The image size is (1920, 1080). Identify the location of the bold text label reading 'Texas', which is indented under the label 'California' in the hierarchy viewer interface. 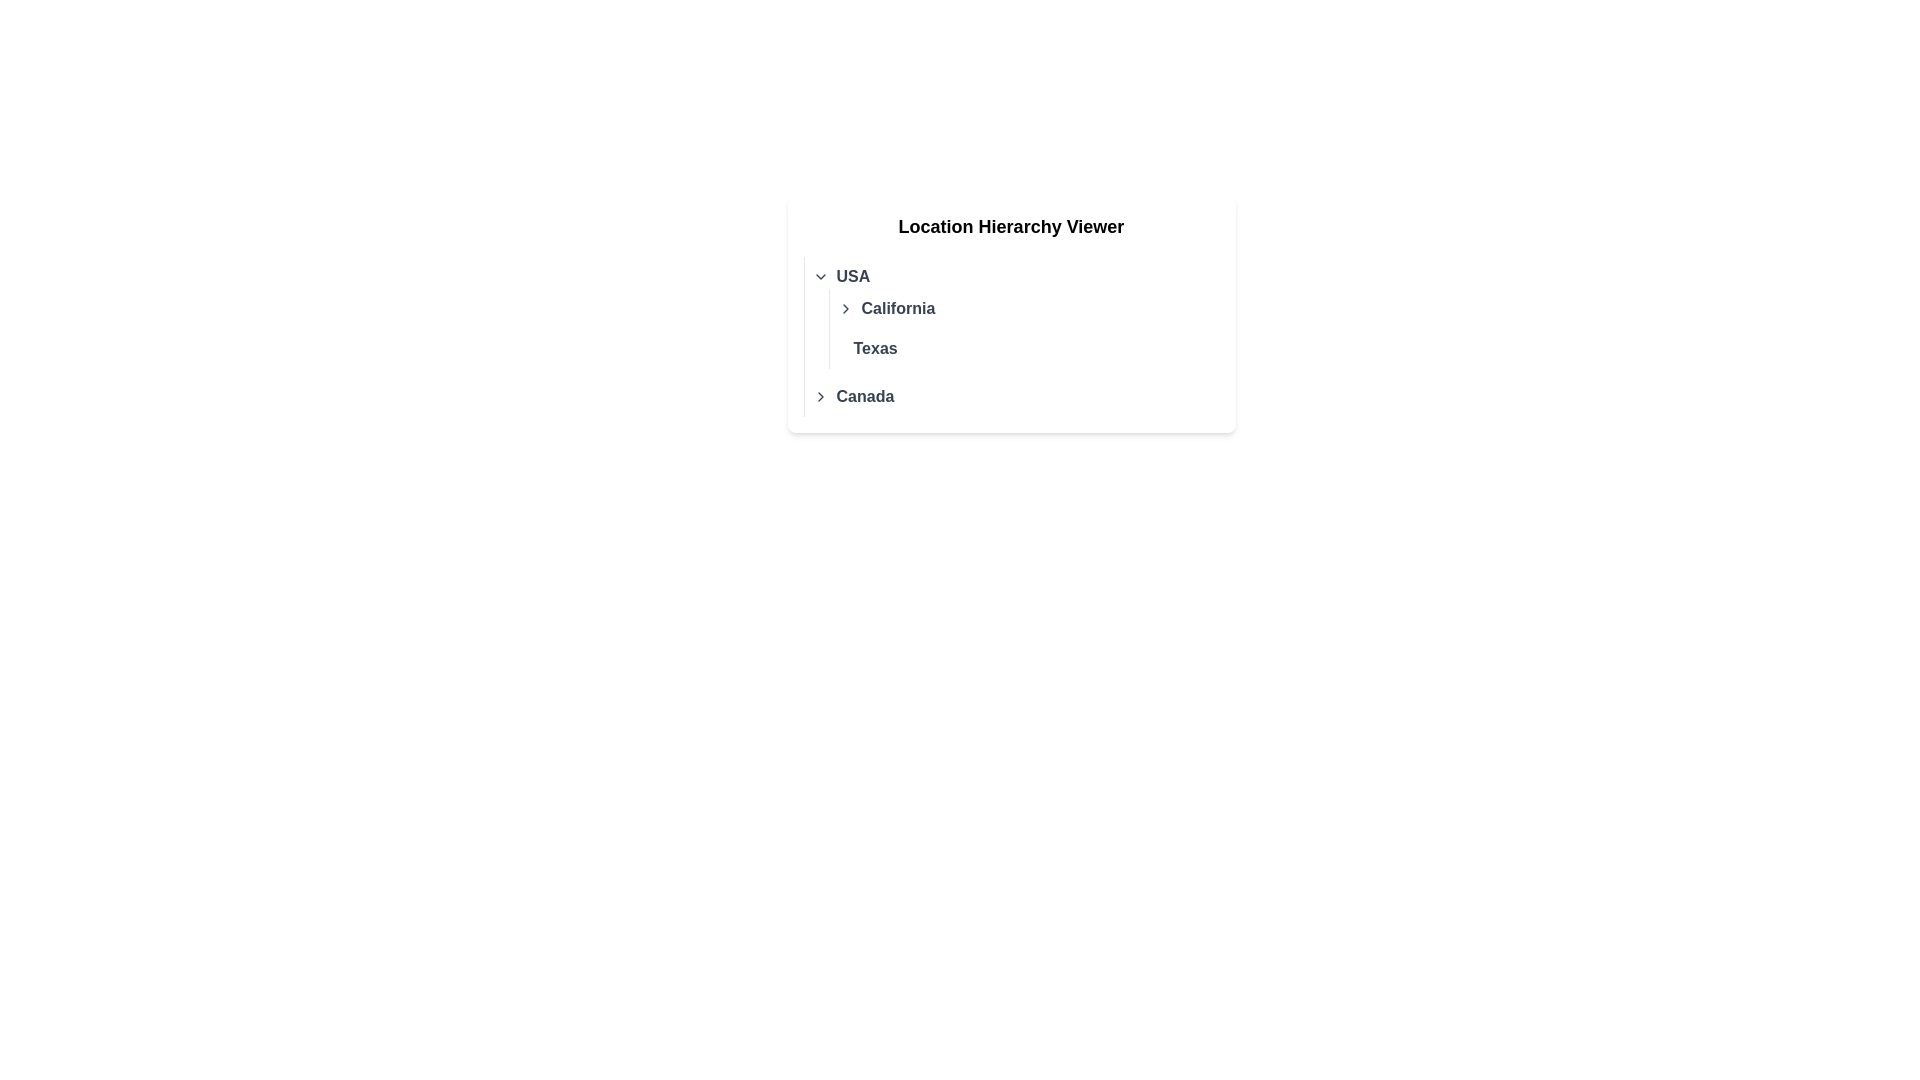
(875, 347).